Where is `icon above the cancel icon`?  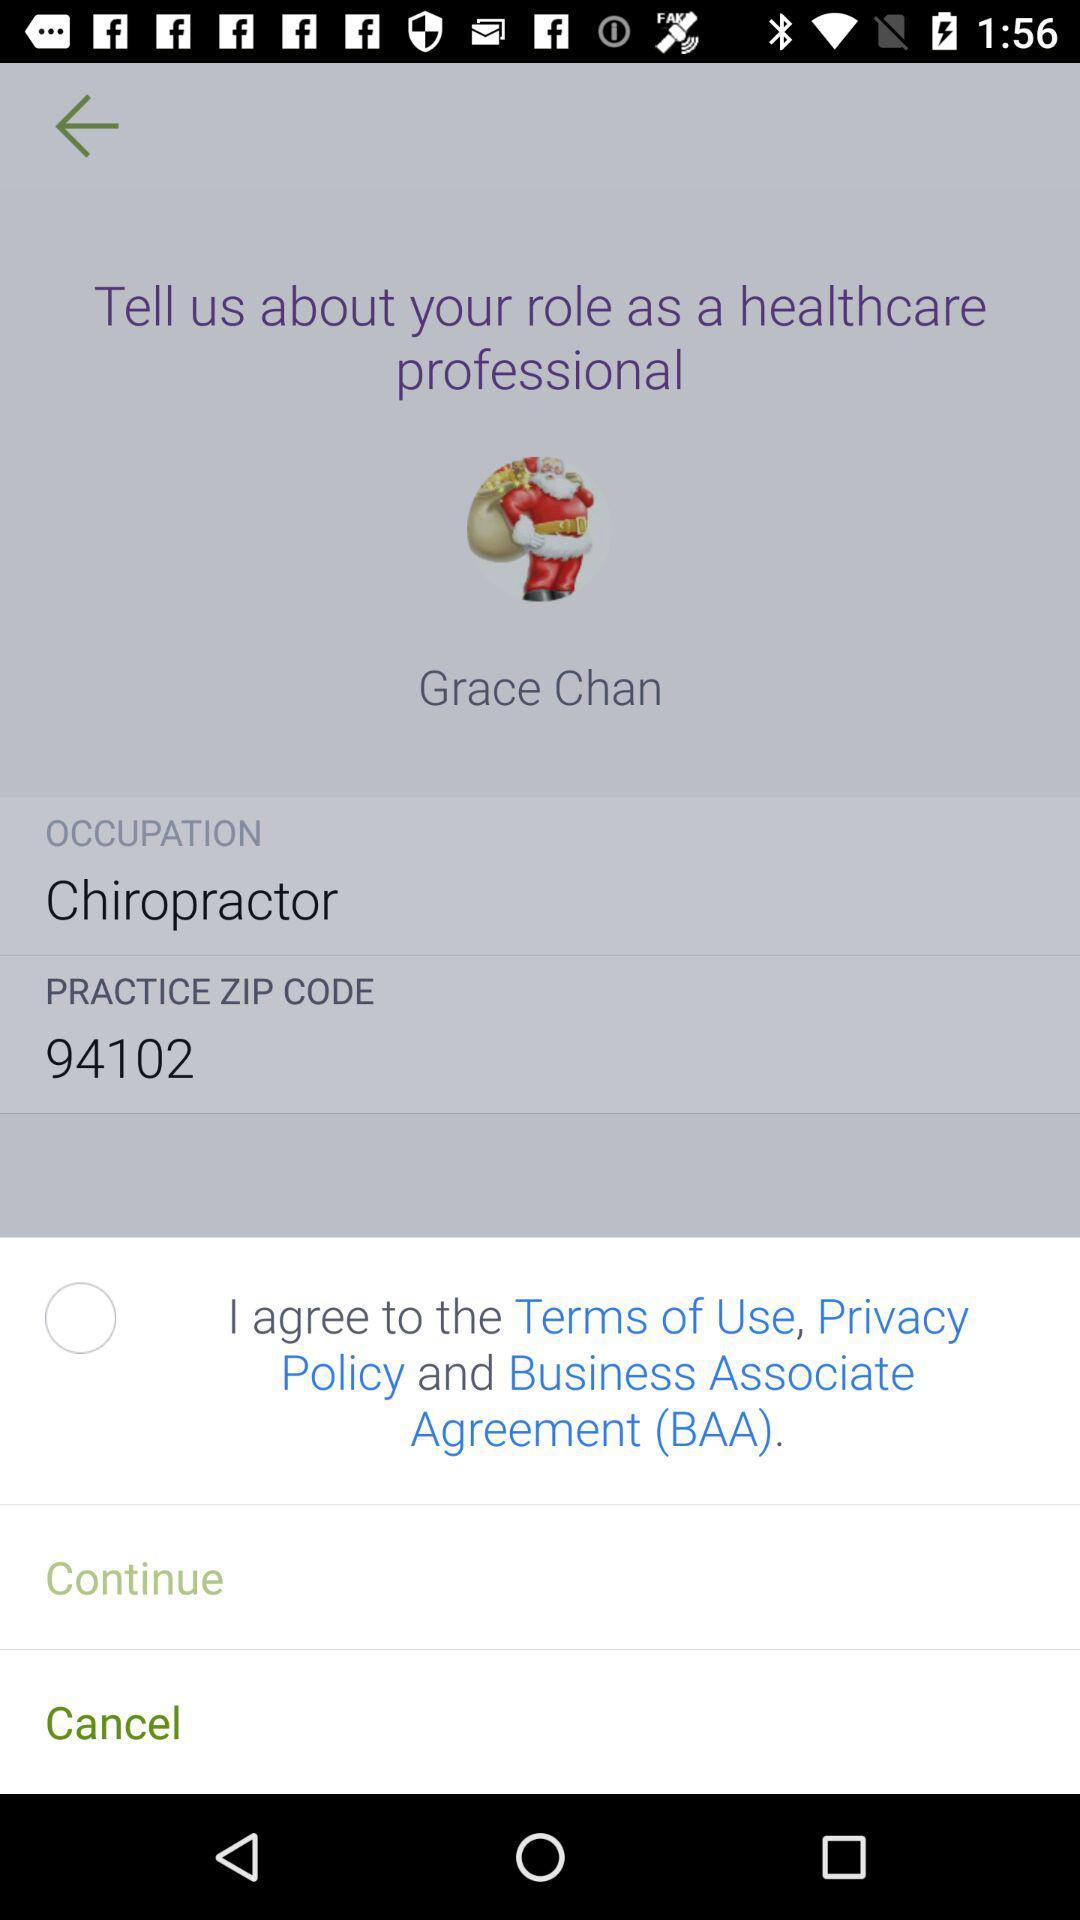
icon above the cancel icon is located at coordinates (540, 1575).